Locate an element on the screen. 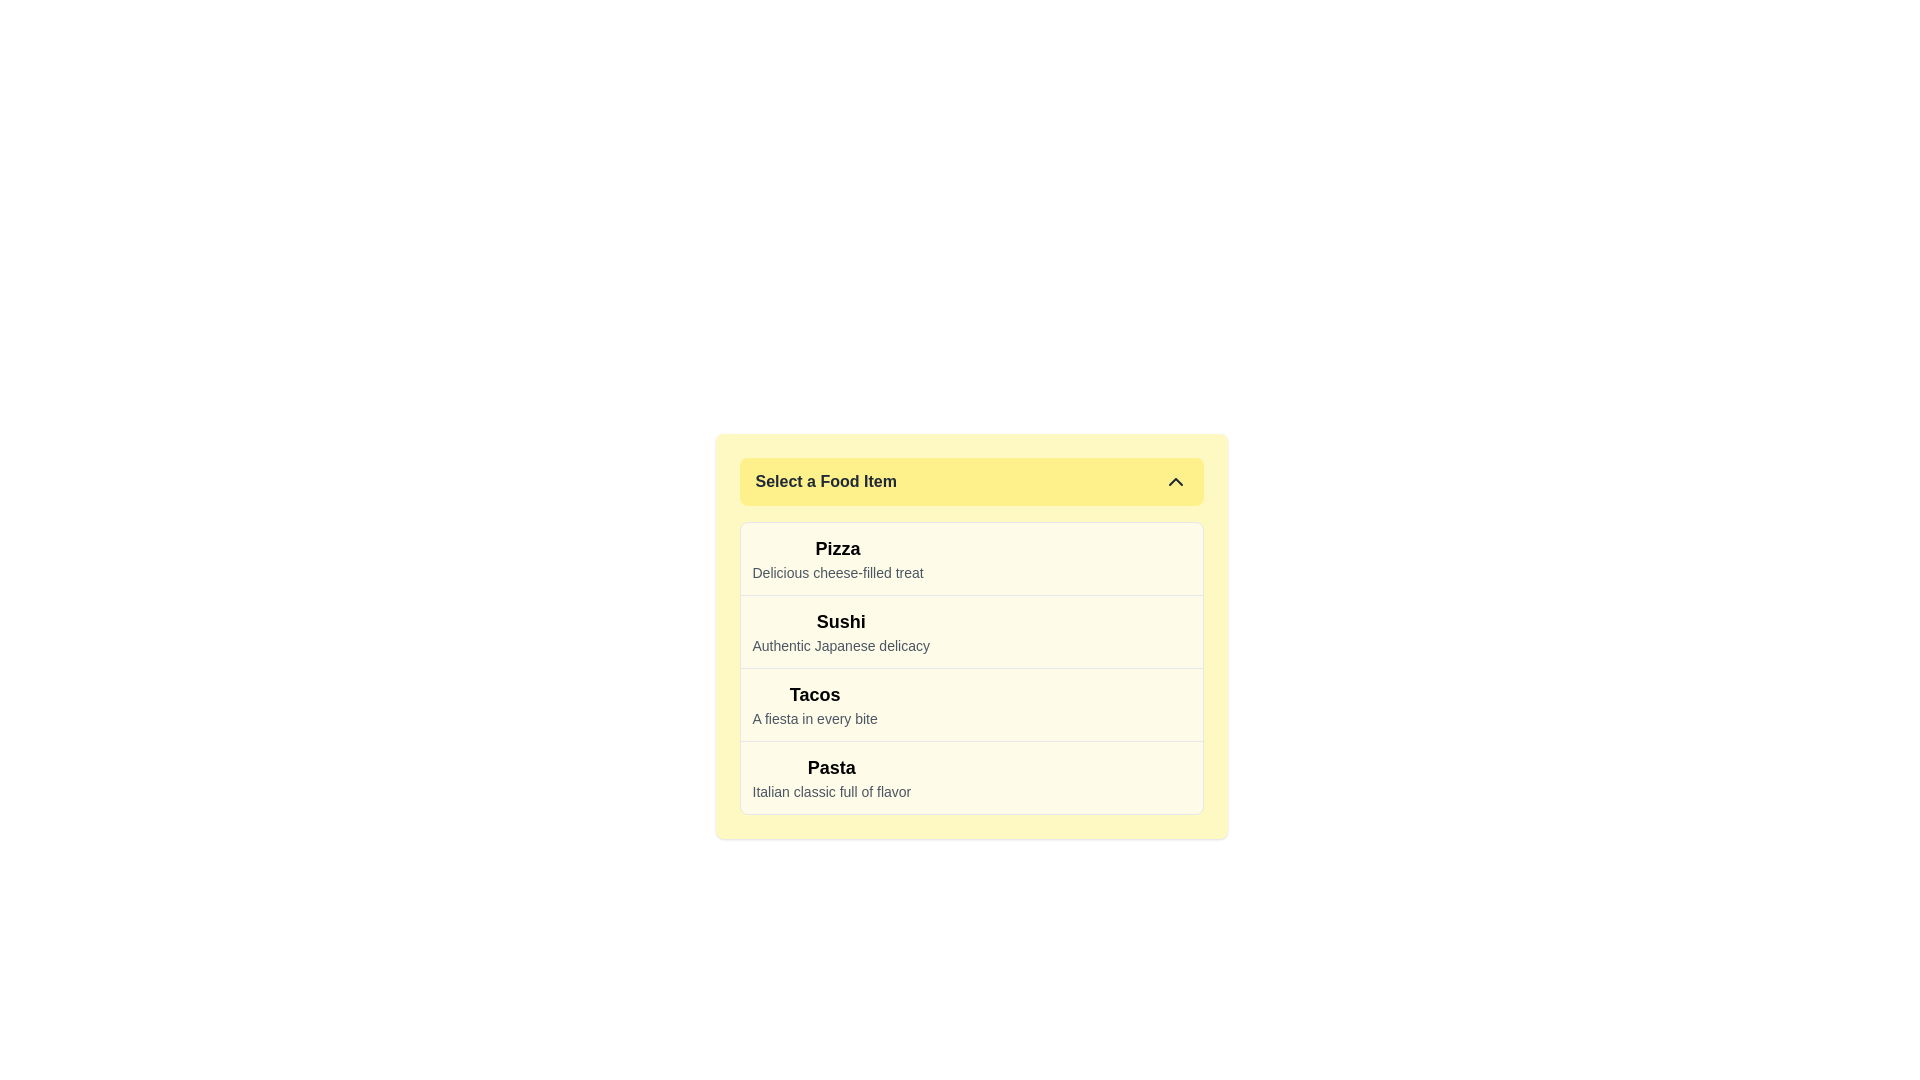 This screenshot has width=1920, height=1080. the selectable list item representing the 'Sushi' food option is located at coordinates (971, 631).